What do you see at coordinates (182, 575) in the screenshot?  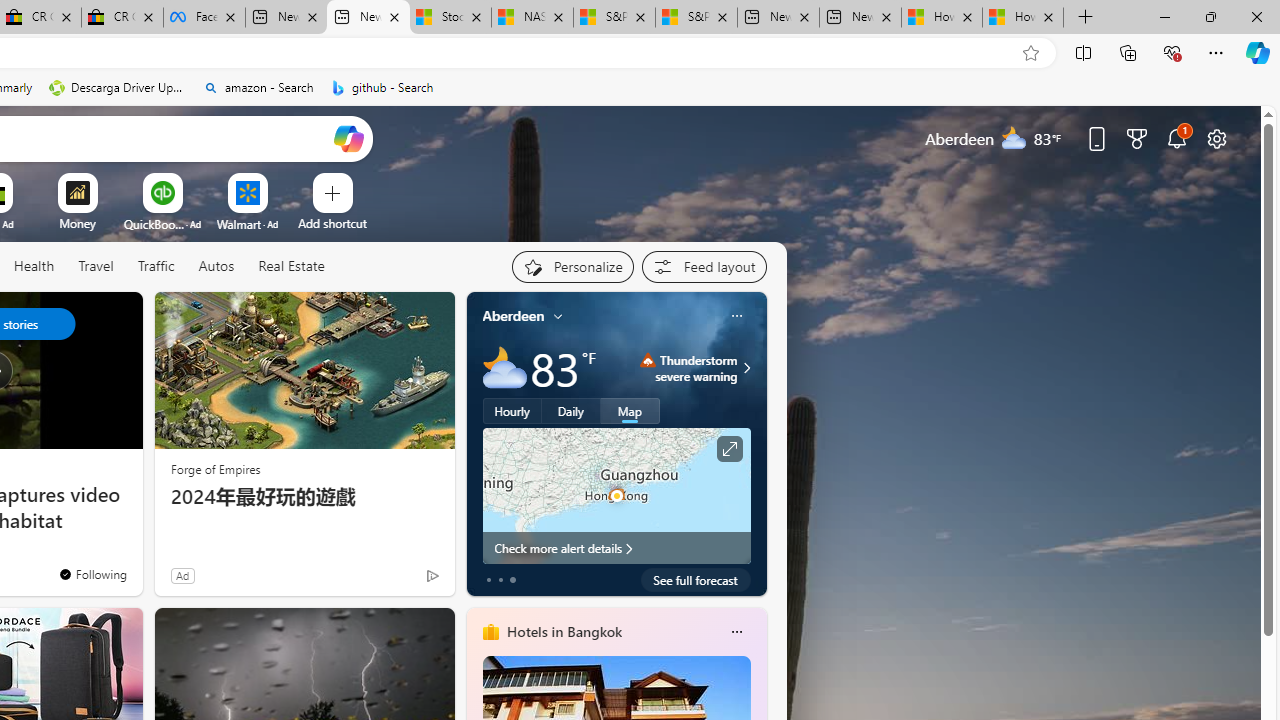 I see `'Ad'` at bounding box center [182, 575].